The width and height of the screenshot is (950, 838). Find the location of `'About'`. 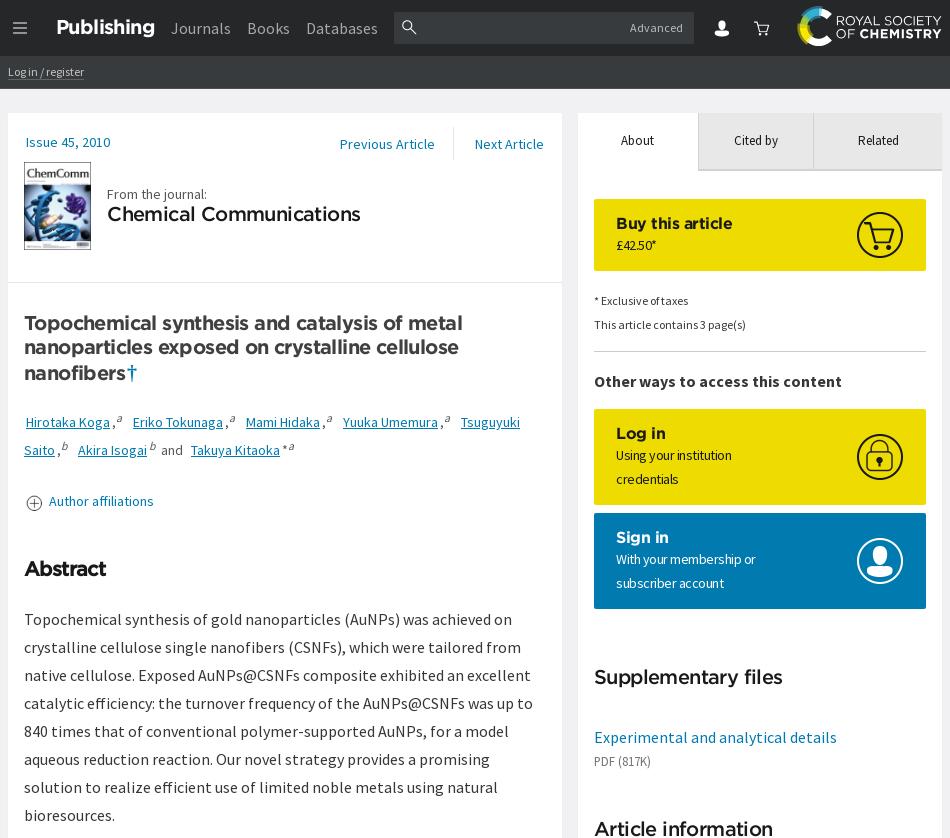

'About' is located at coordinates (637, 140).